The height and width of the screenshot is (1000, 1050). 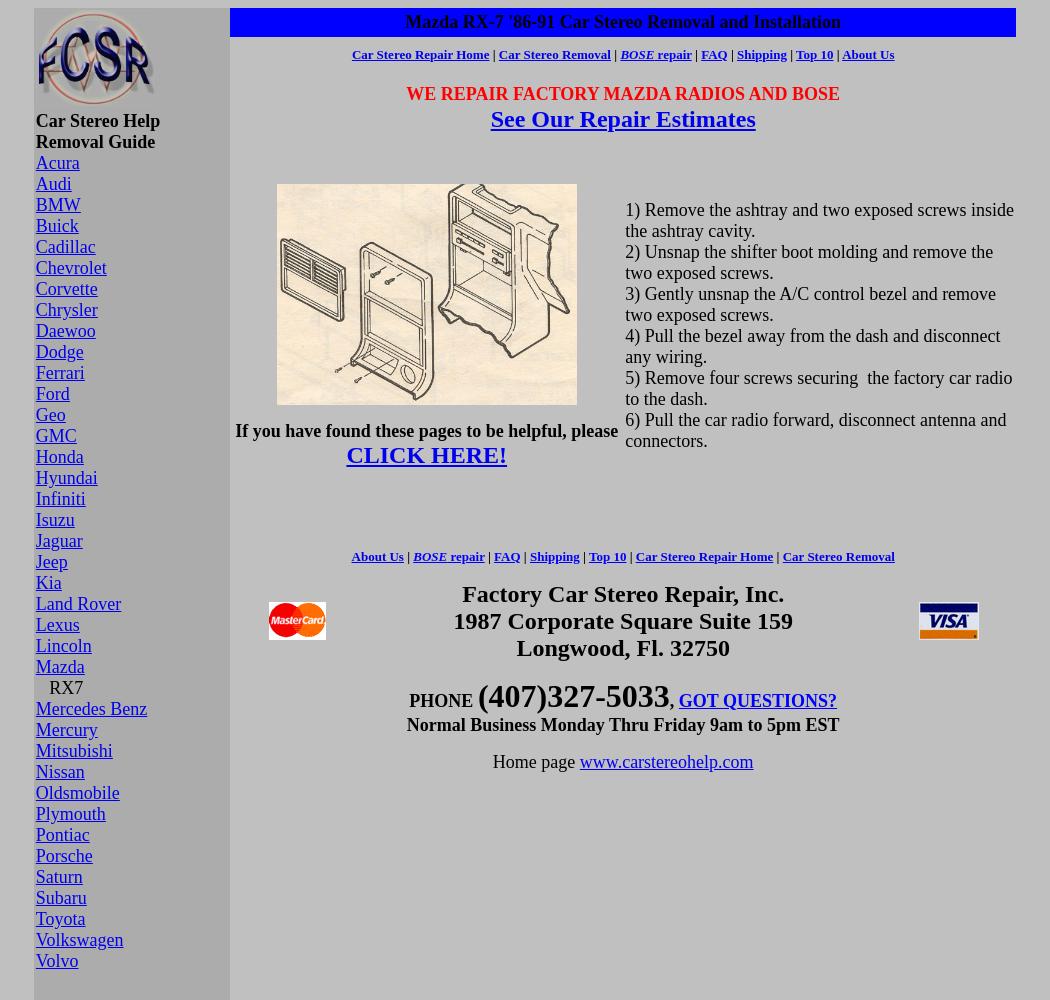 What do you see at coordinates (34, 855) in the screenshot?
I see `'Porsche'` at bounding box center [34, 855].